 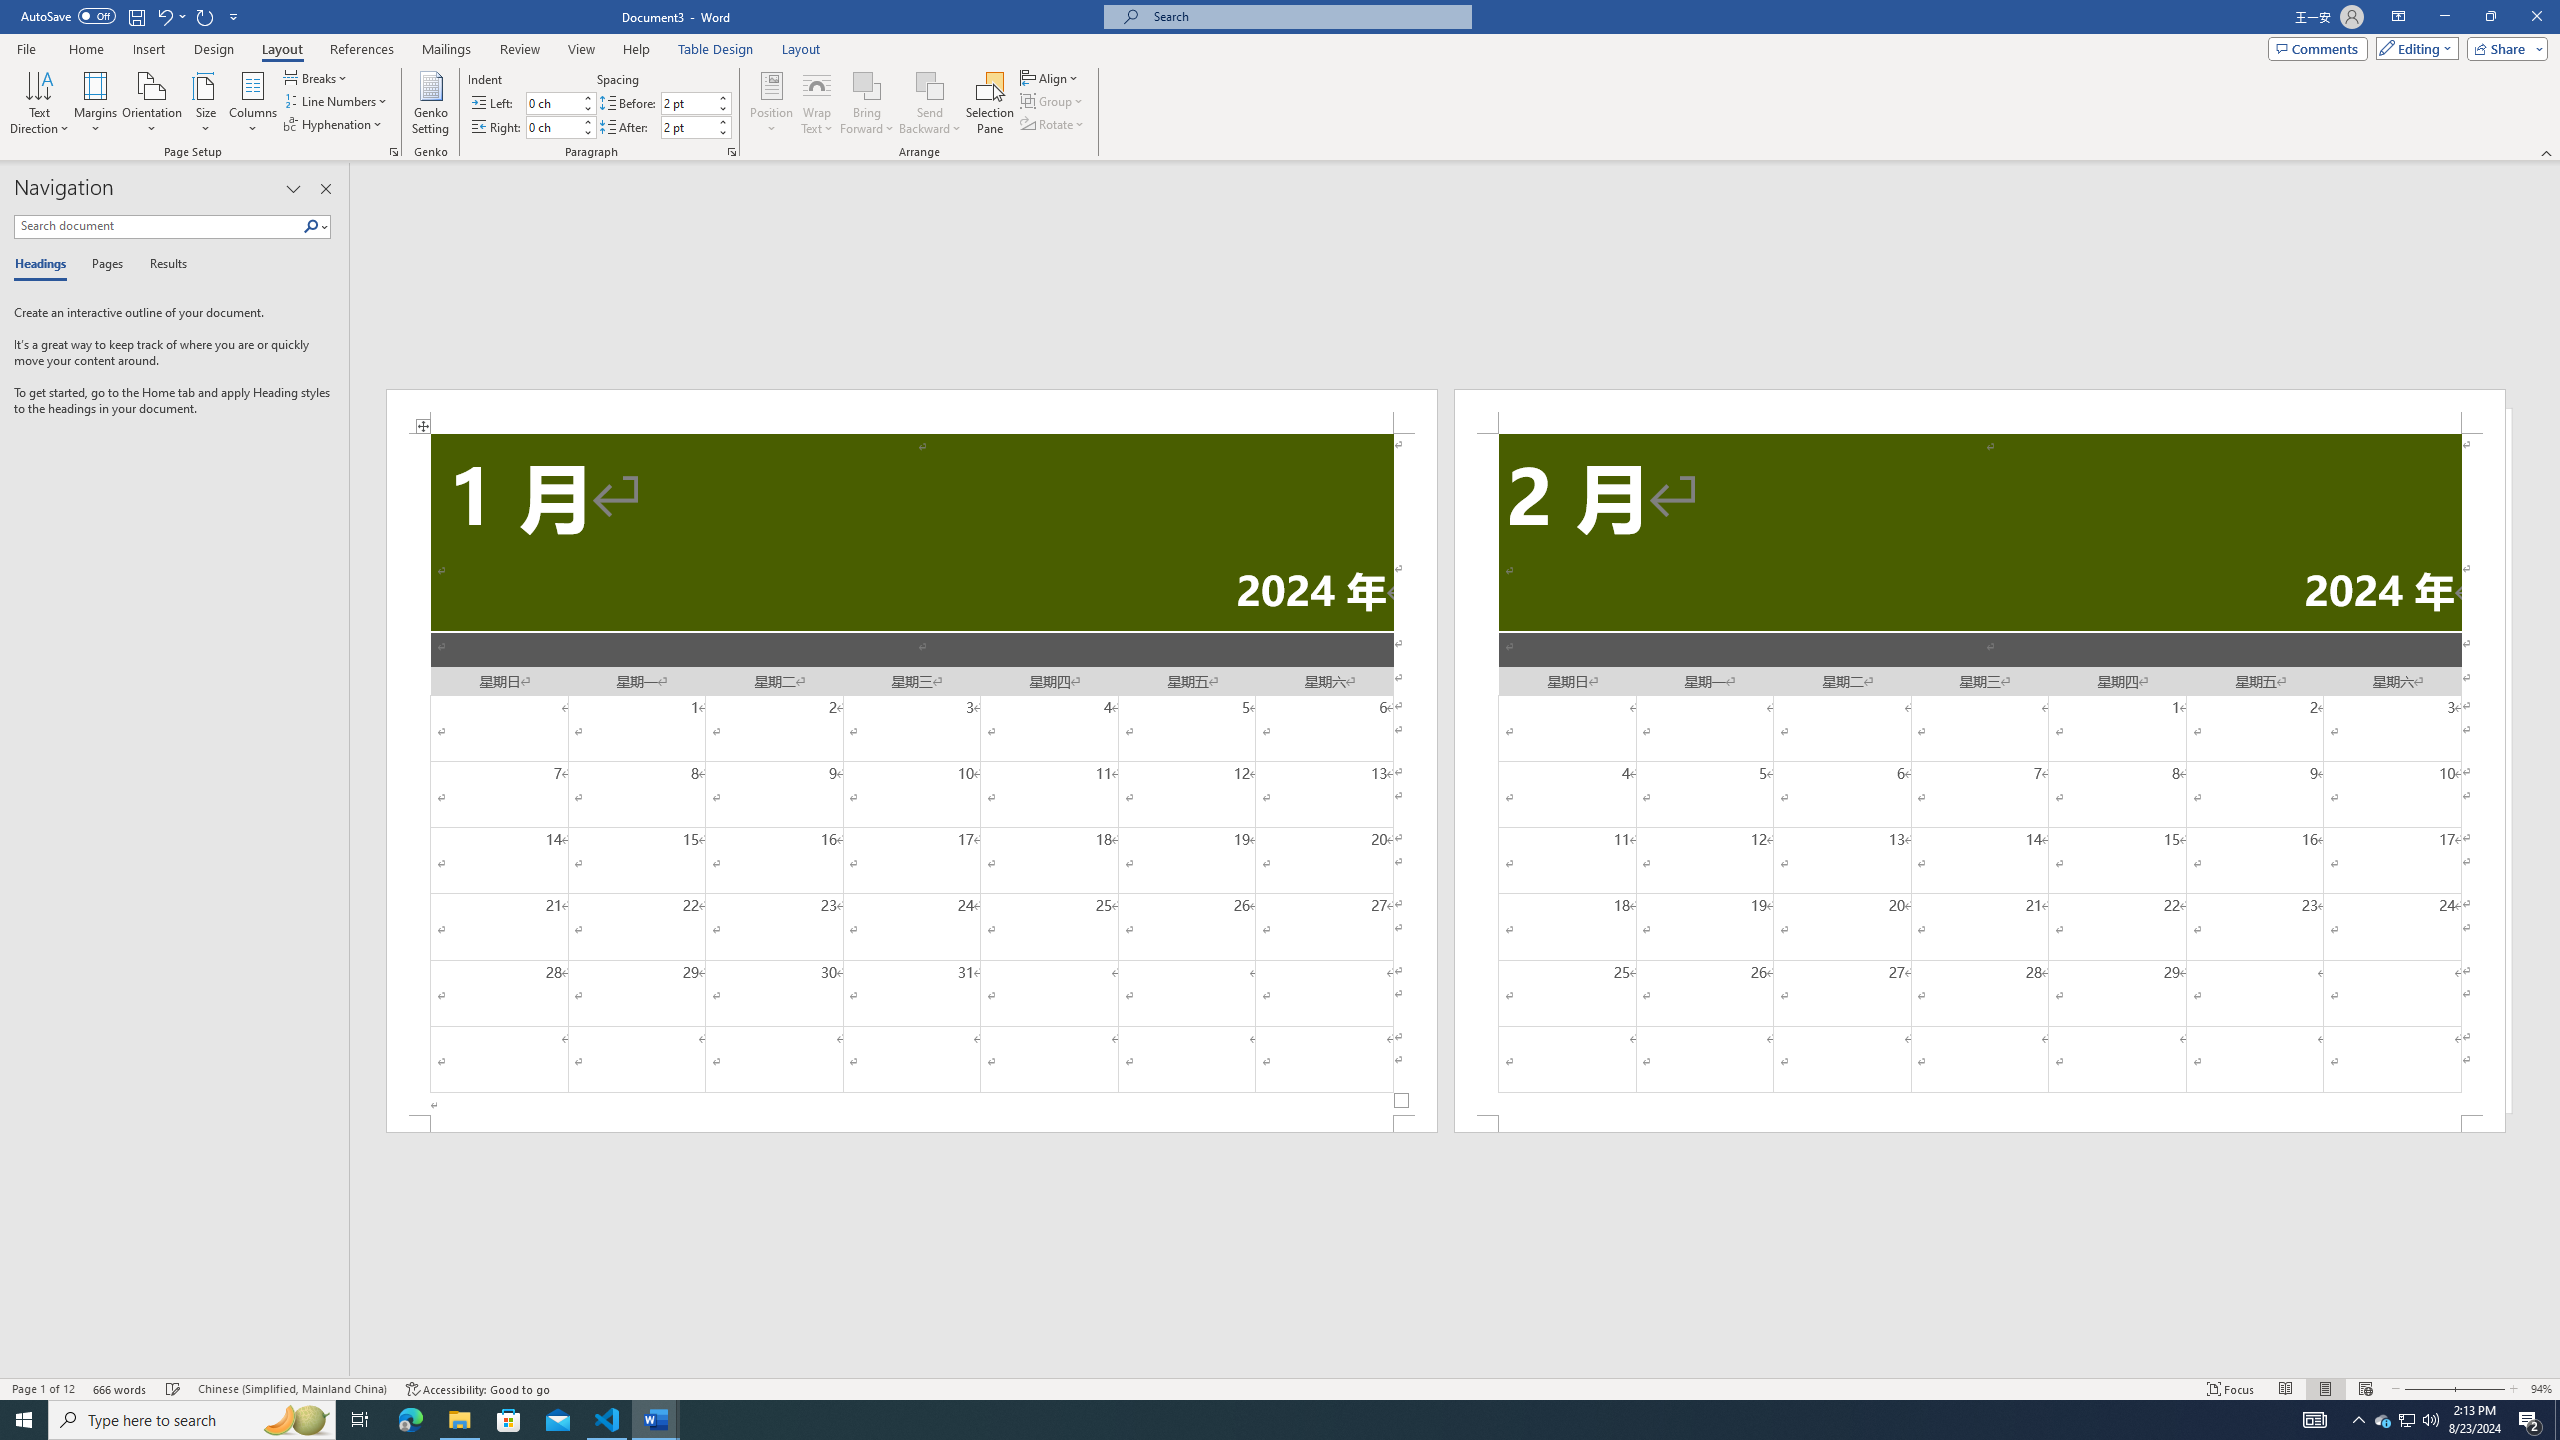 I want to click on 'Pages', so click(x=103, y=264).